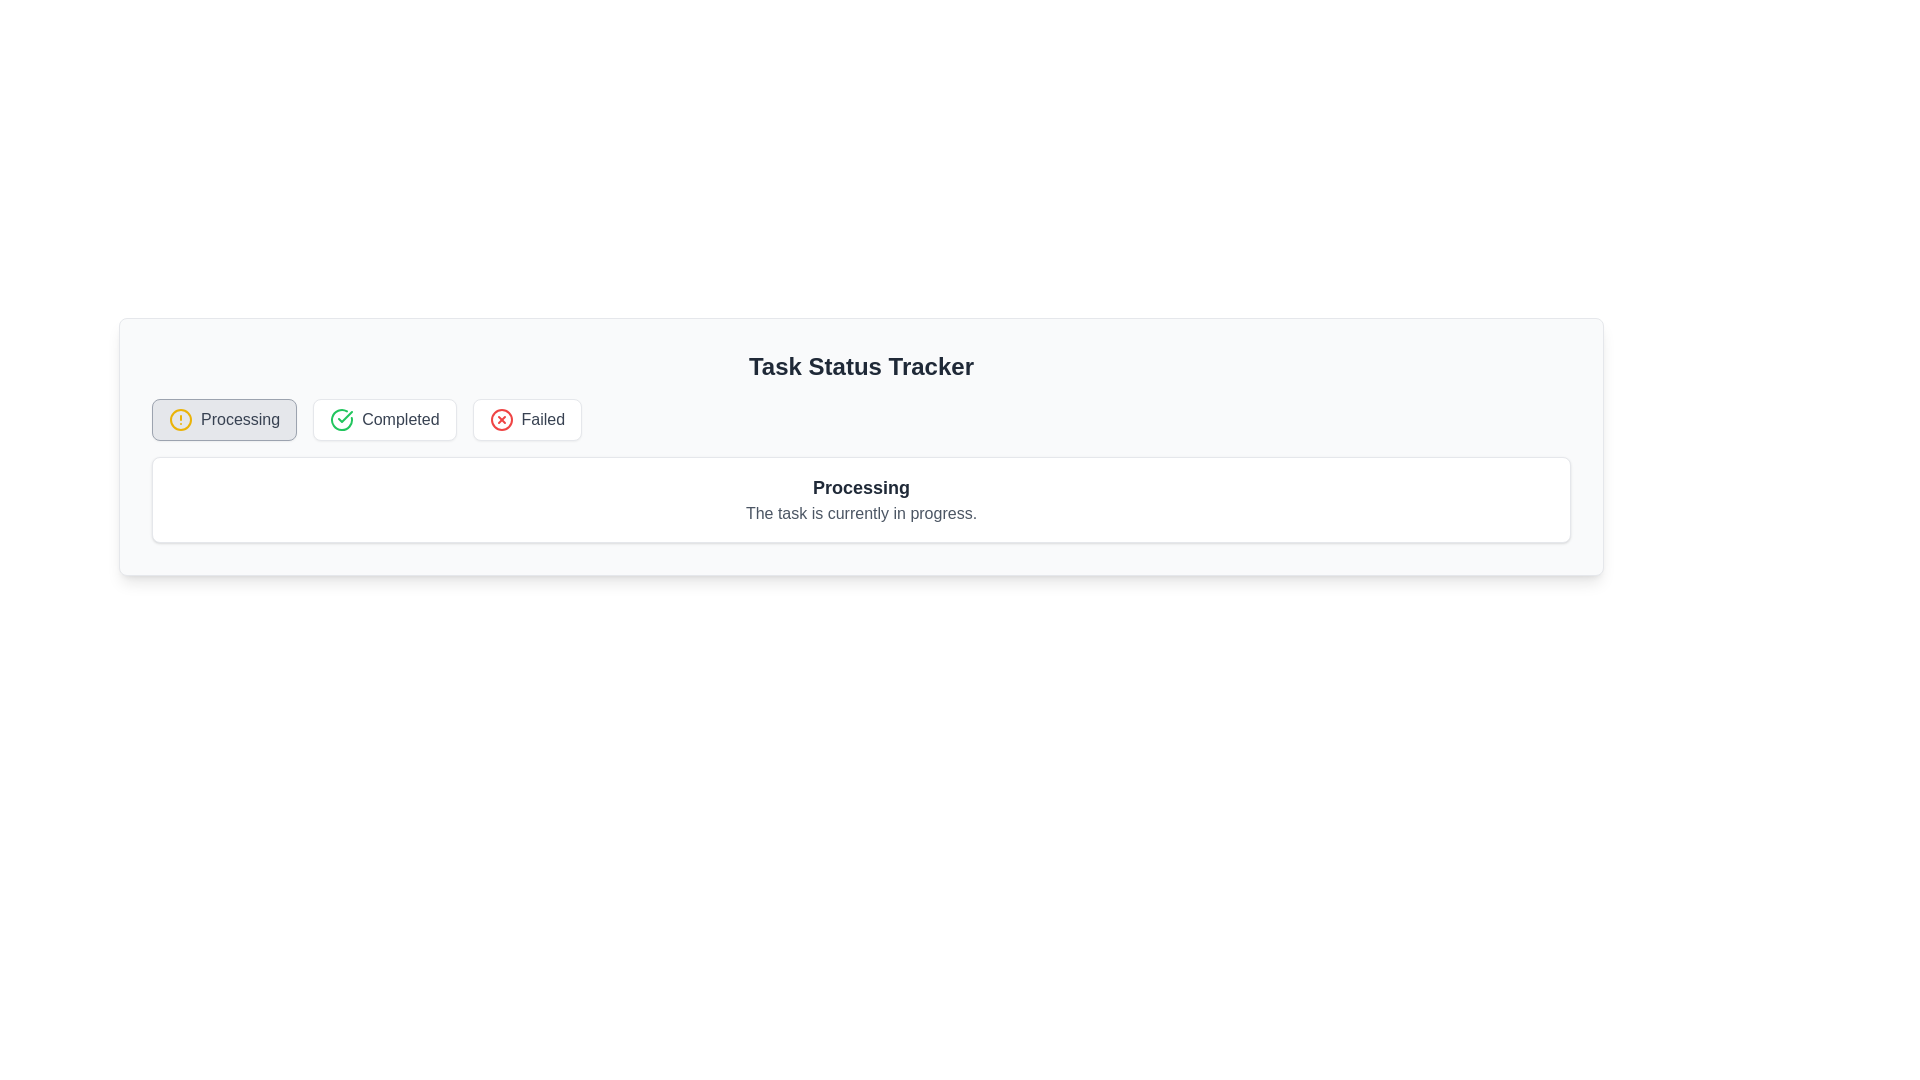 The image size is (1920, 1080). What do you see at coordinates (861, 512) in the screenshot?
I see `the text element that reads 'The task is currently in progress.' which is styled in gray and located below the 'Processing' text within a white, bordered, shadowed box` at bounding box center [861, 512].